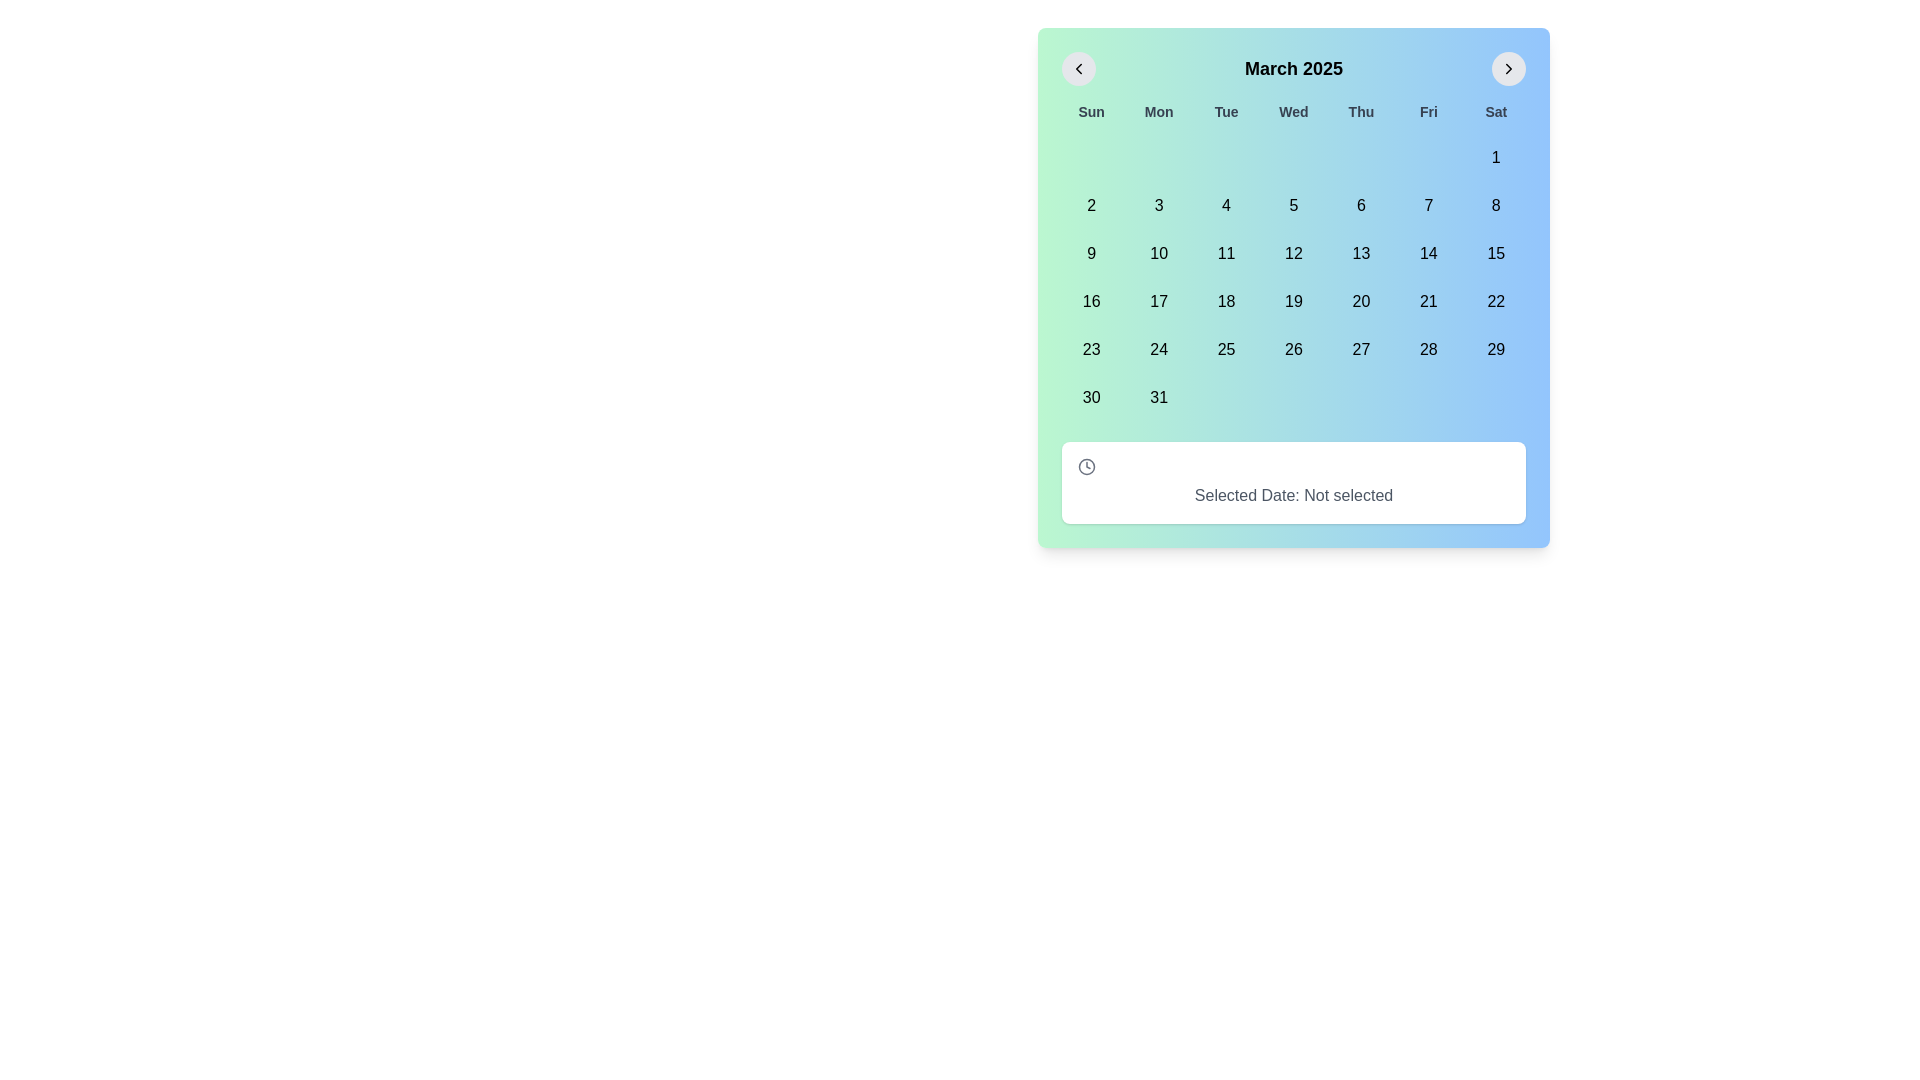 The height and width of the screenshot is (1080, 1920). What do you see at coordinates (1496, 157) in the screenshot?
I see `the interactive button representing the first day of the month in the calendar view located in the top row under the 'Sat' label` at bounding box center [1496, 157].